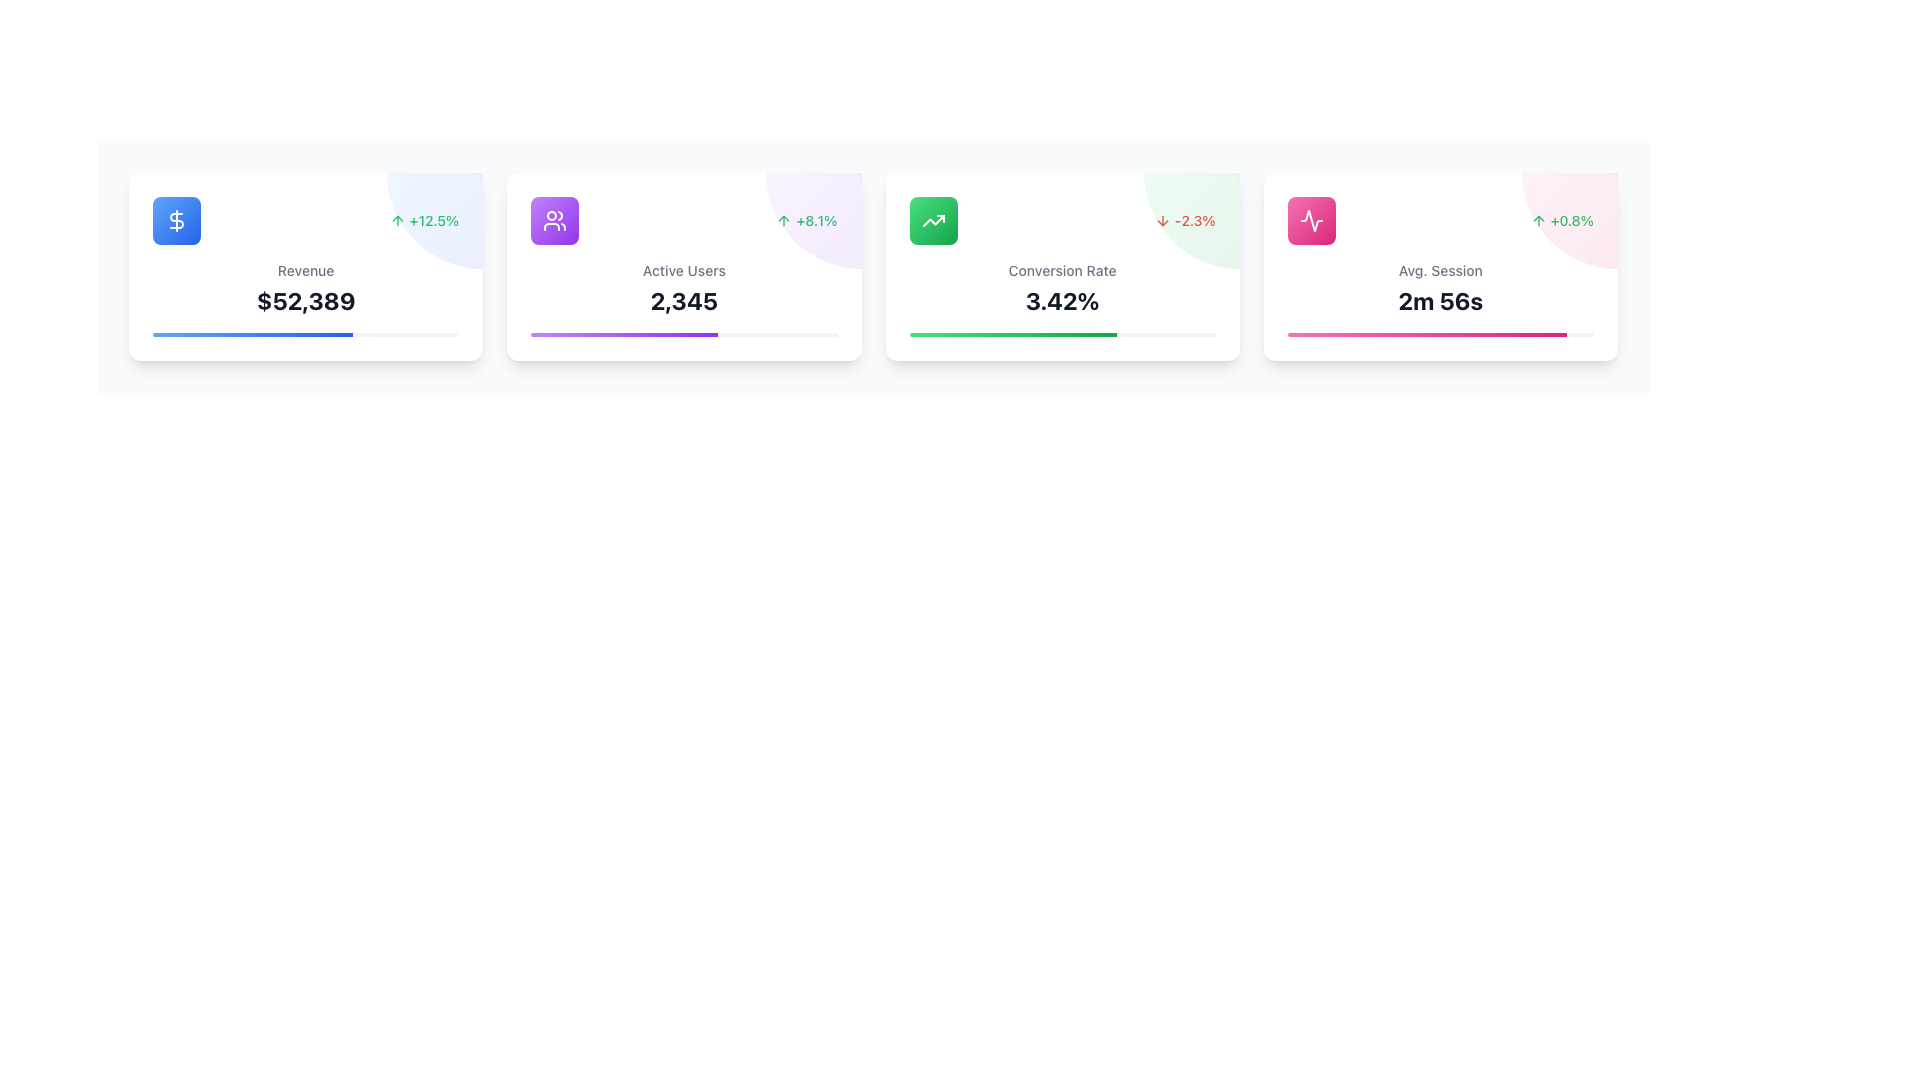  I want to click on the 'Active Users' icon located in the top-left corner of the second panel from the left, which displays the title 'Active Users' and the statistic '2,345', so click(555, 220).